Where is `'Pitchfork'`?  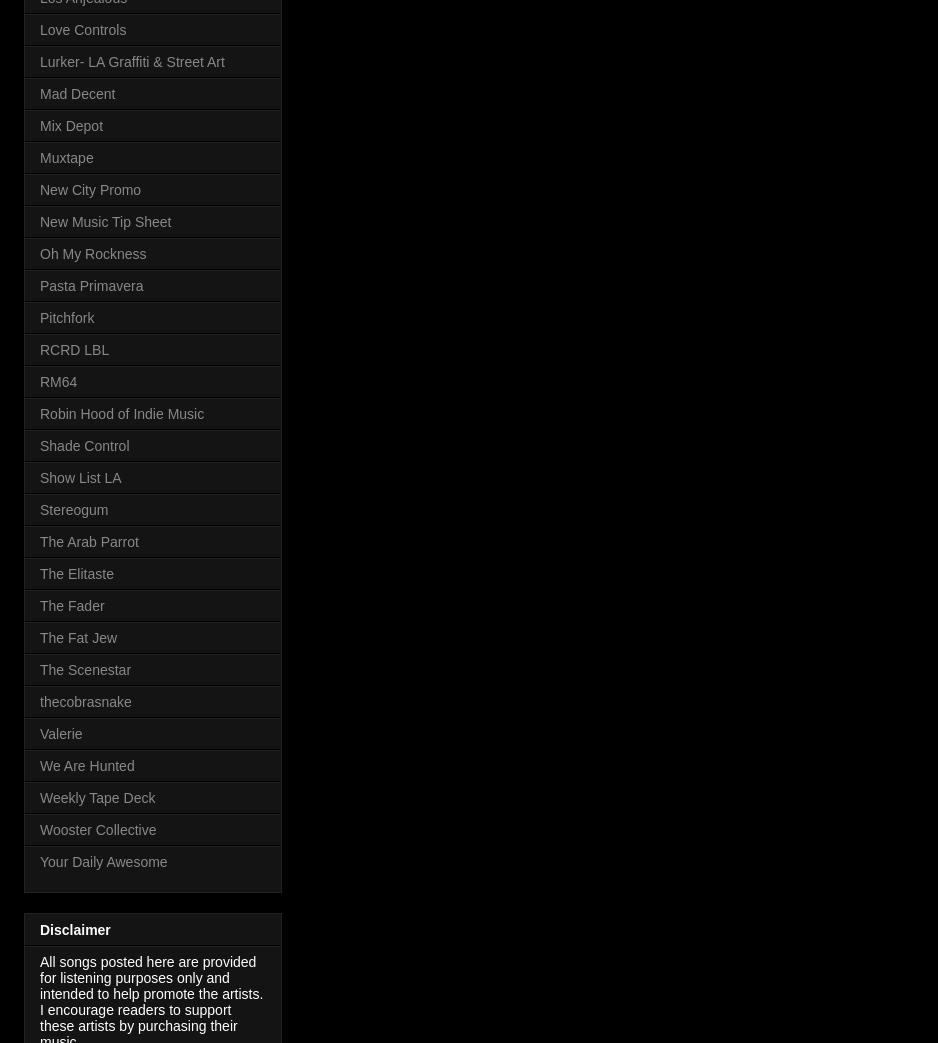
'Pitchfork' is located at coordinates (65, 317).